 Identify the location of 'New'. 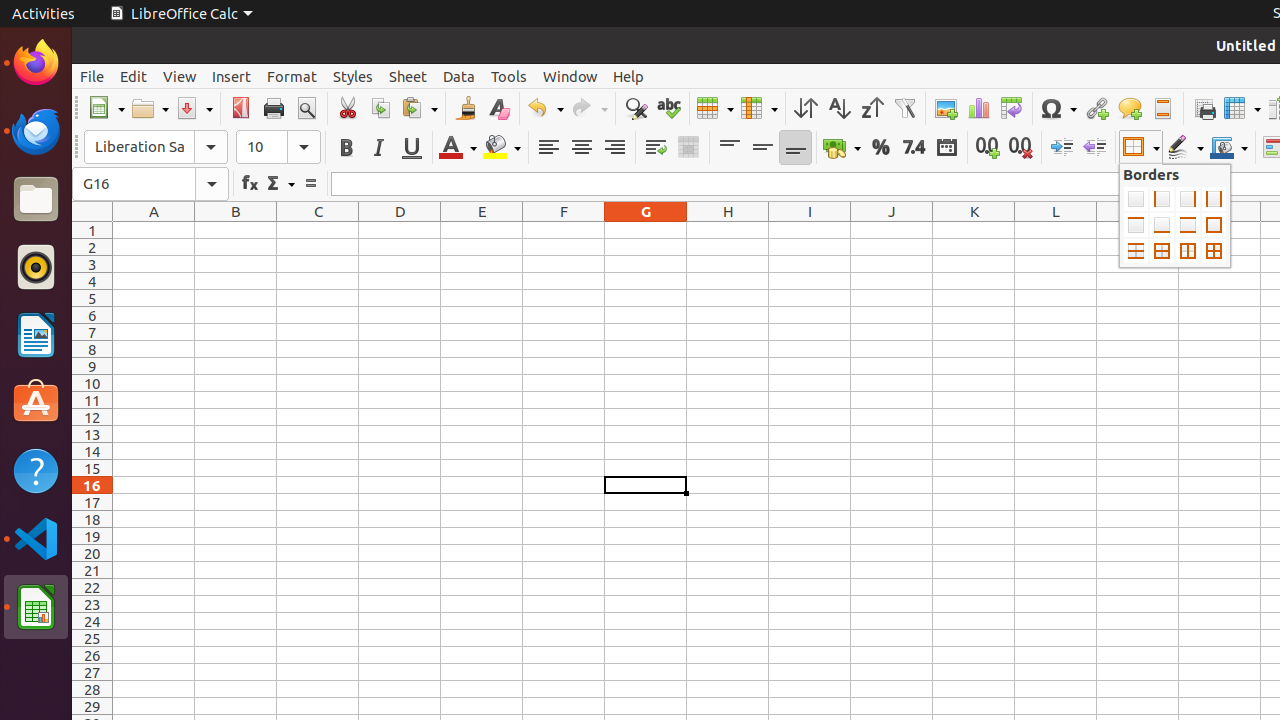
(104, 108).